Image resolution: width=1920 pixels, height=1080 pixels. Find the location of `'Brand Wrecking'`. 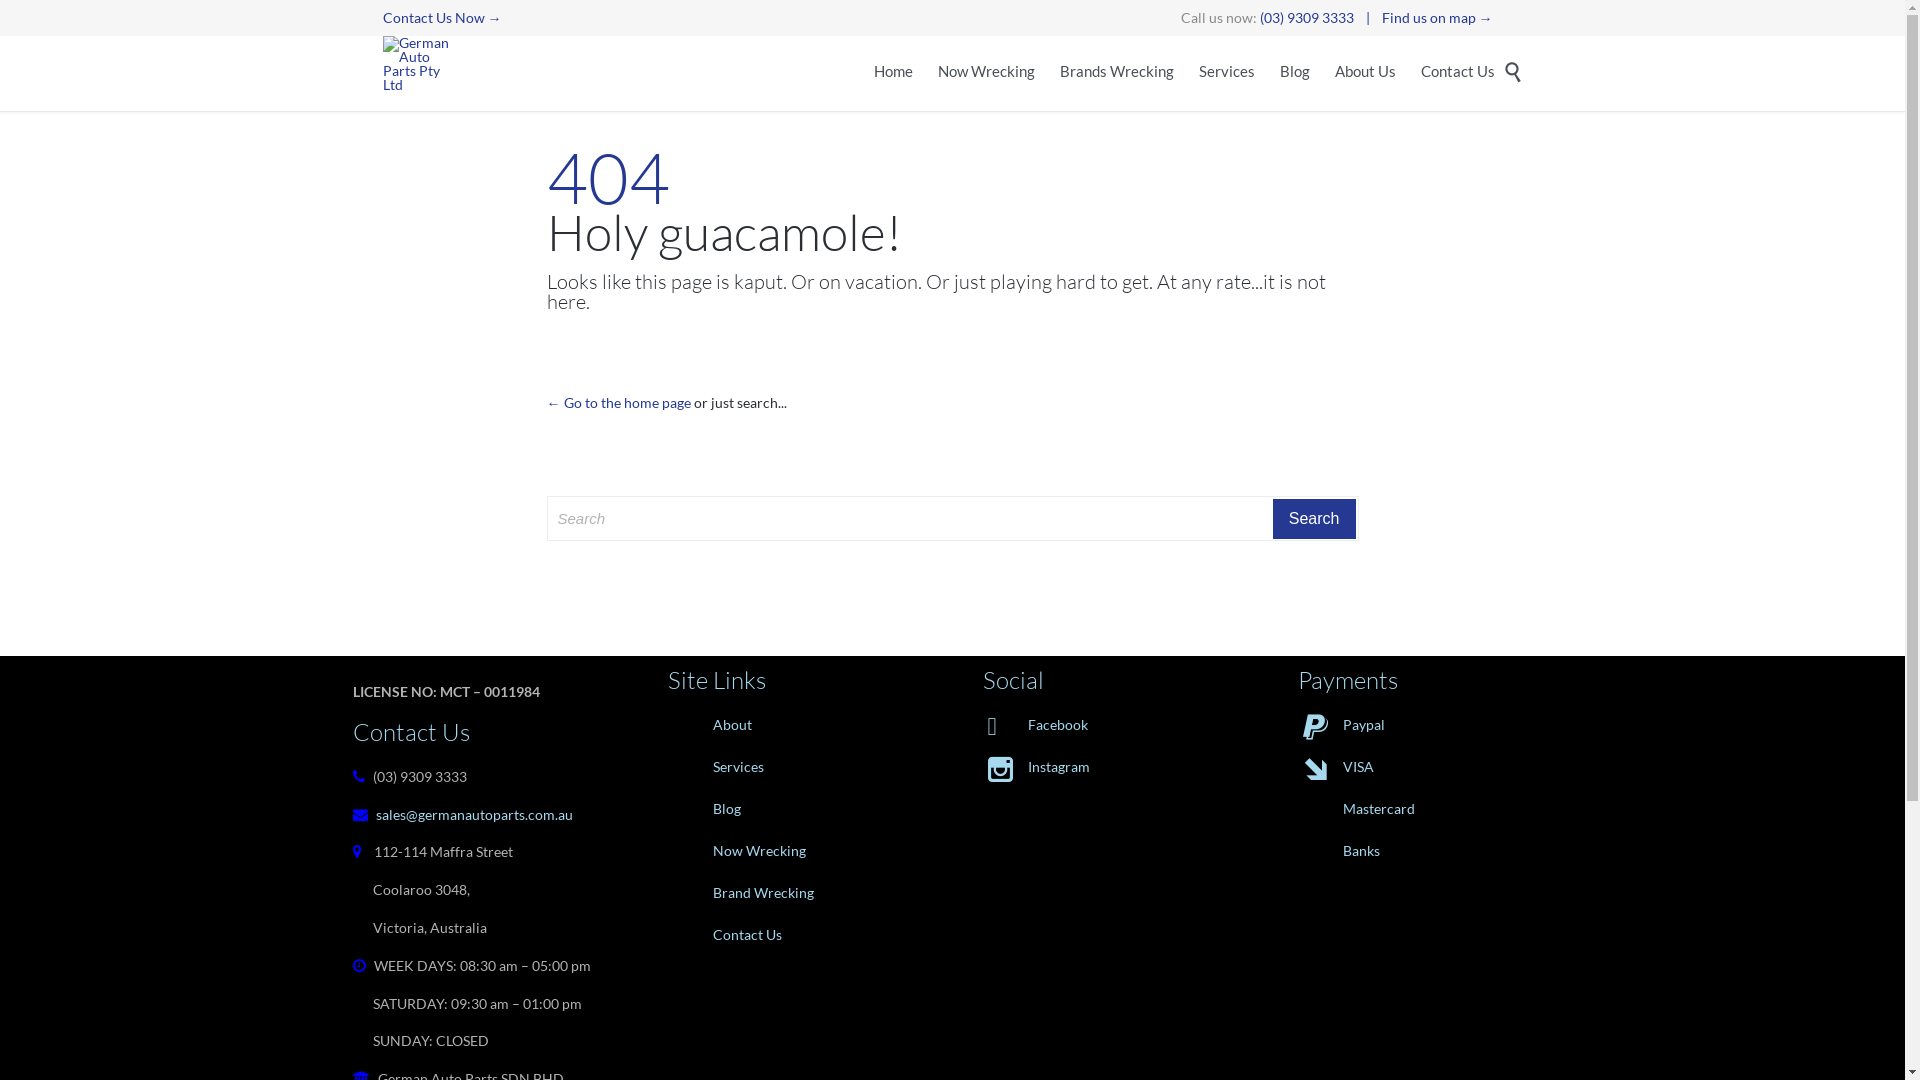

'Brand Wrecking' is located at coordinates (793, 892).